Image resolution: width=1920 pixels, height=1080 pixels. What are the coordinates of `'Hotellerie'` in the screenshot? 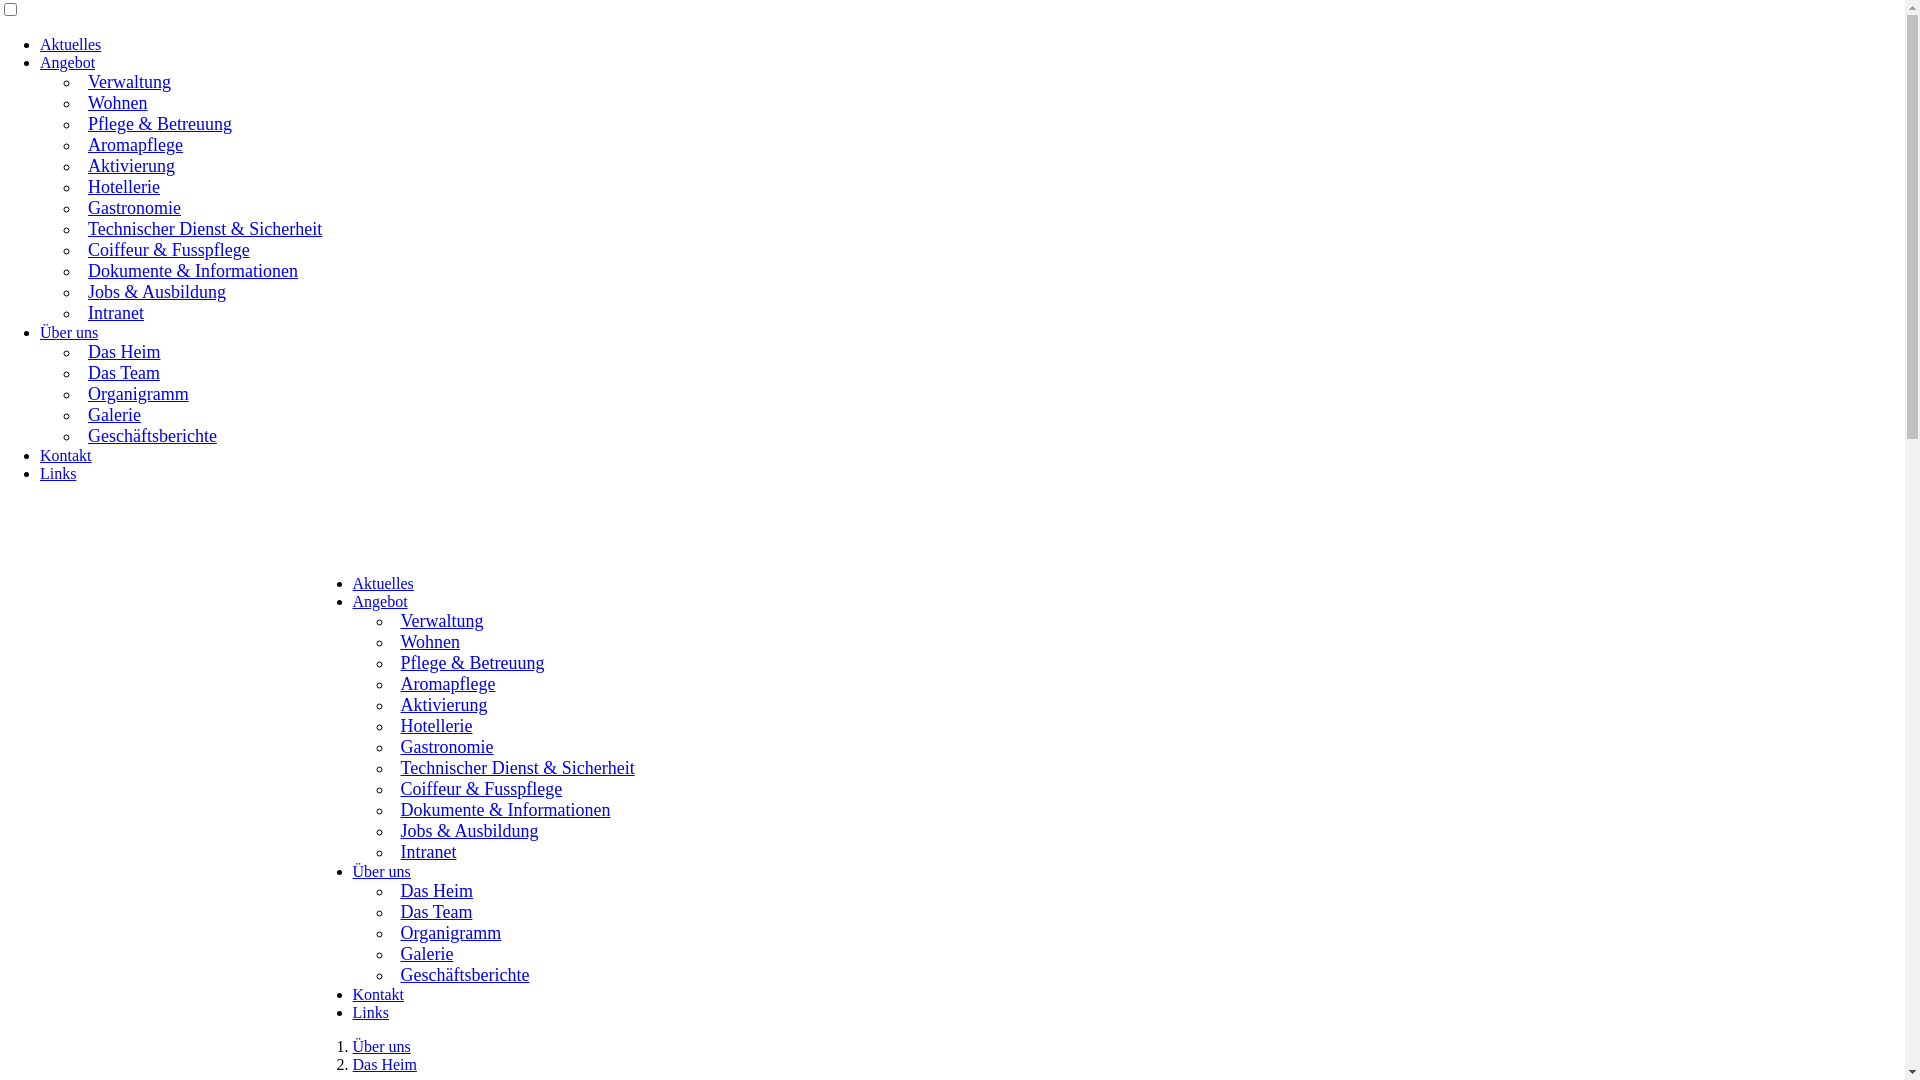 It's located at (392, 724).